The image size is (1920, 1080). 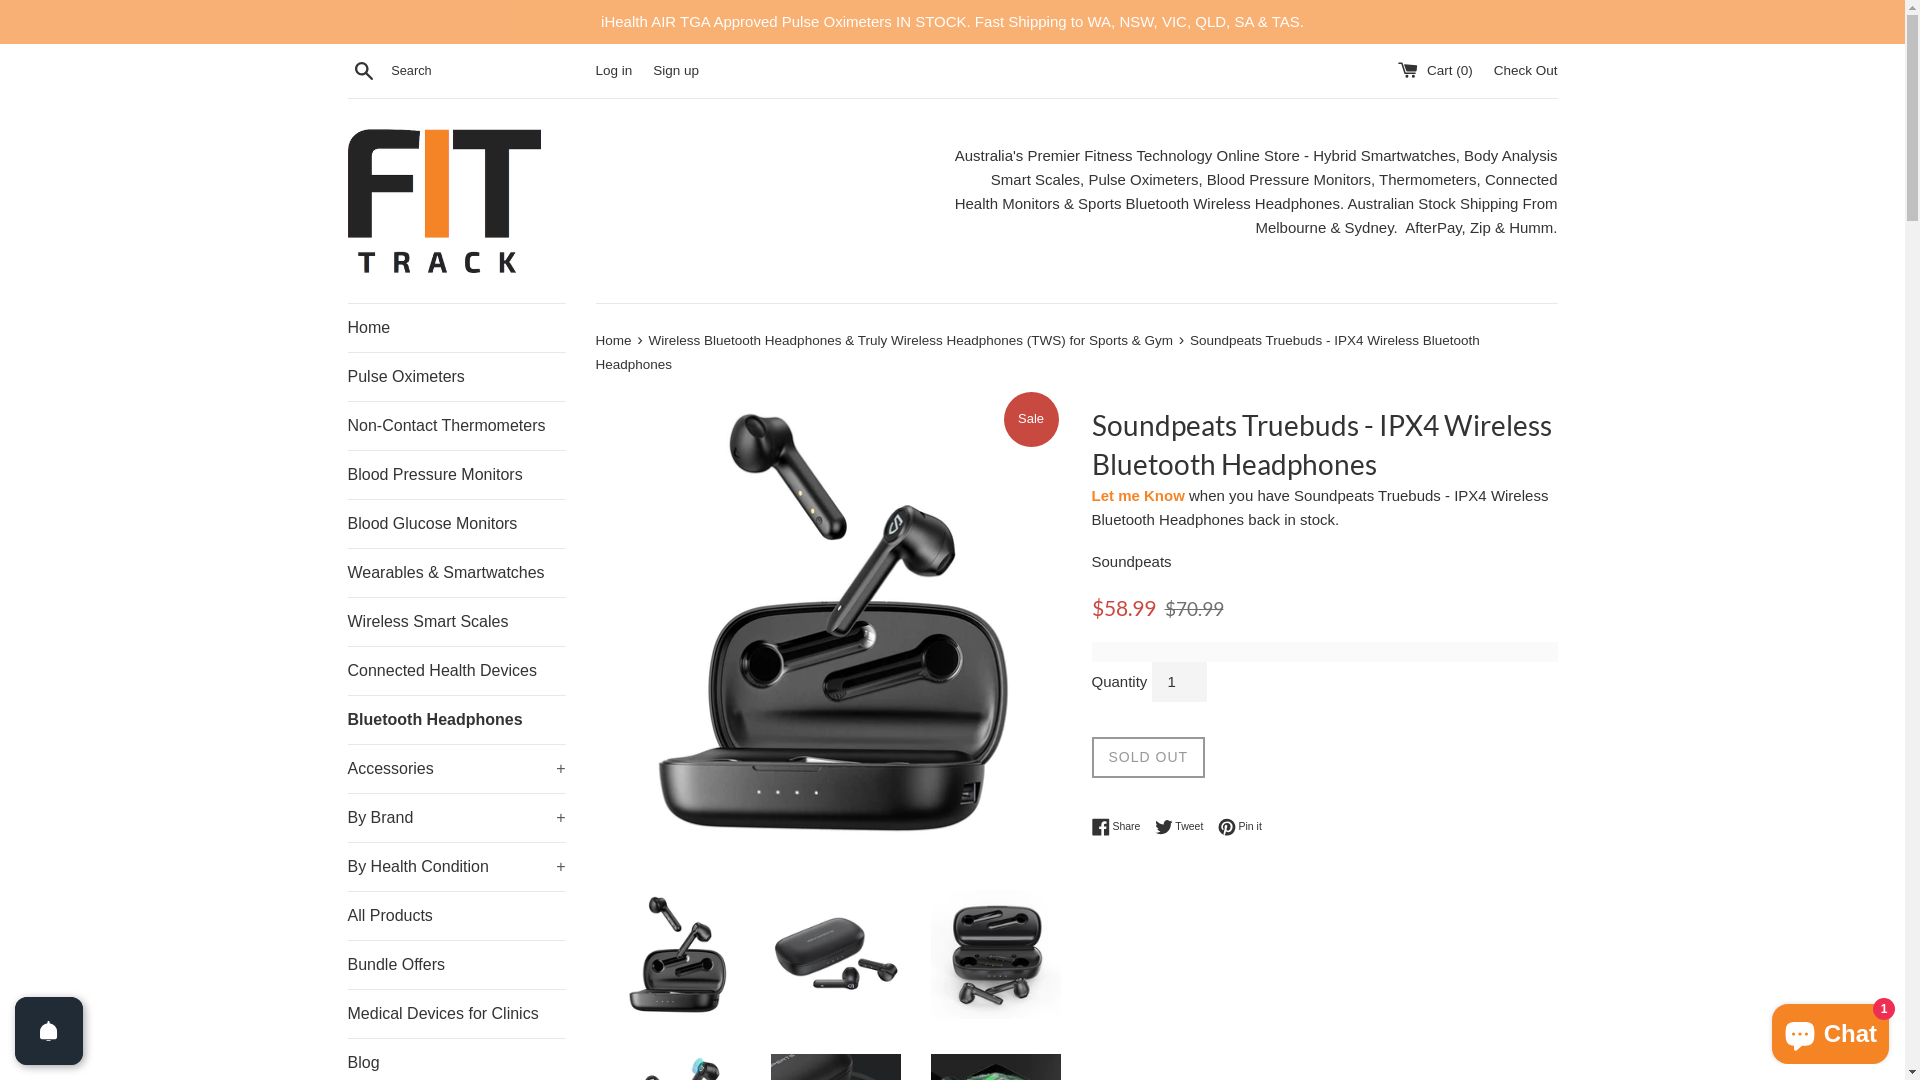 What do you see at coordinates (1469, 227) in the screenshot?
I see `'Zip'` at bounding box center [1469, 227].